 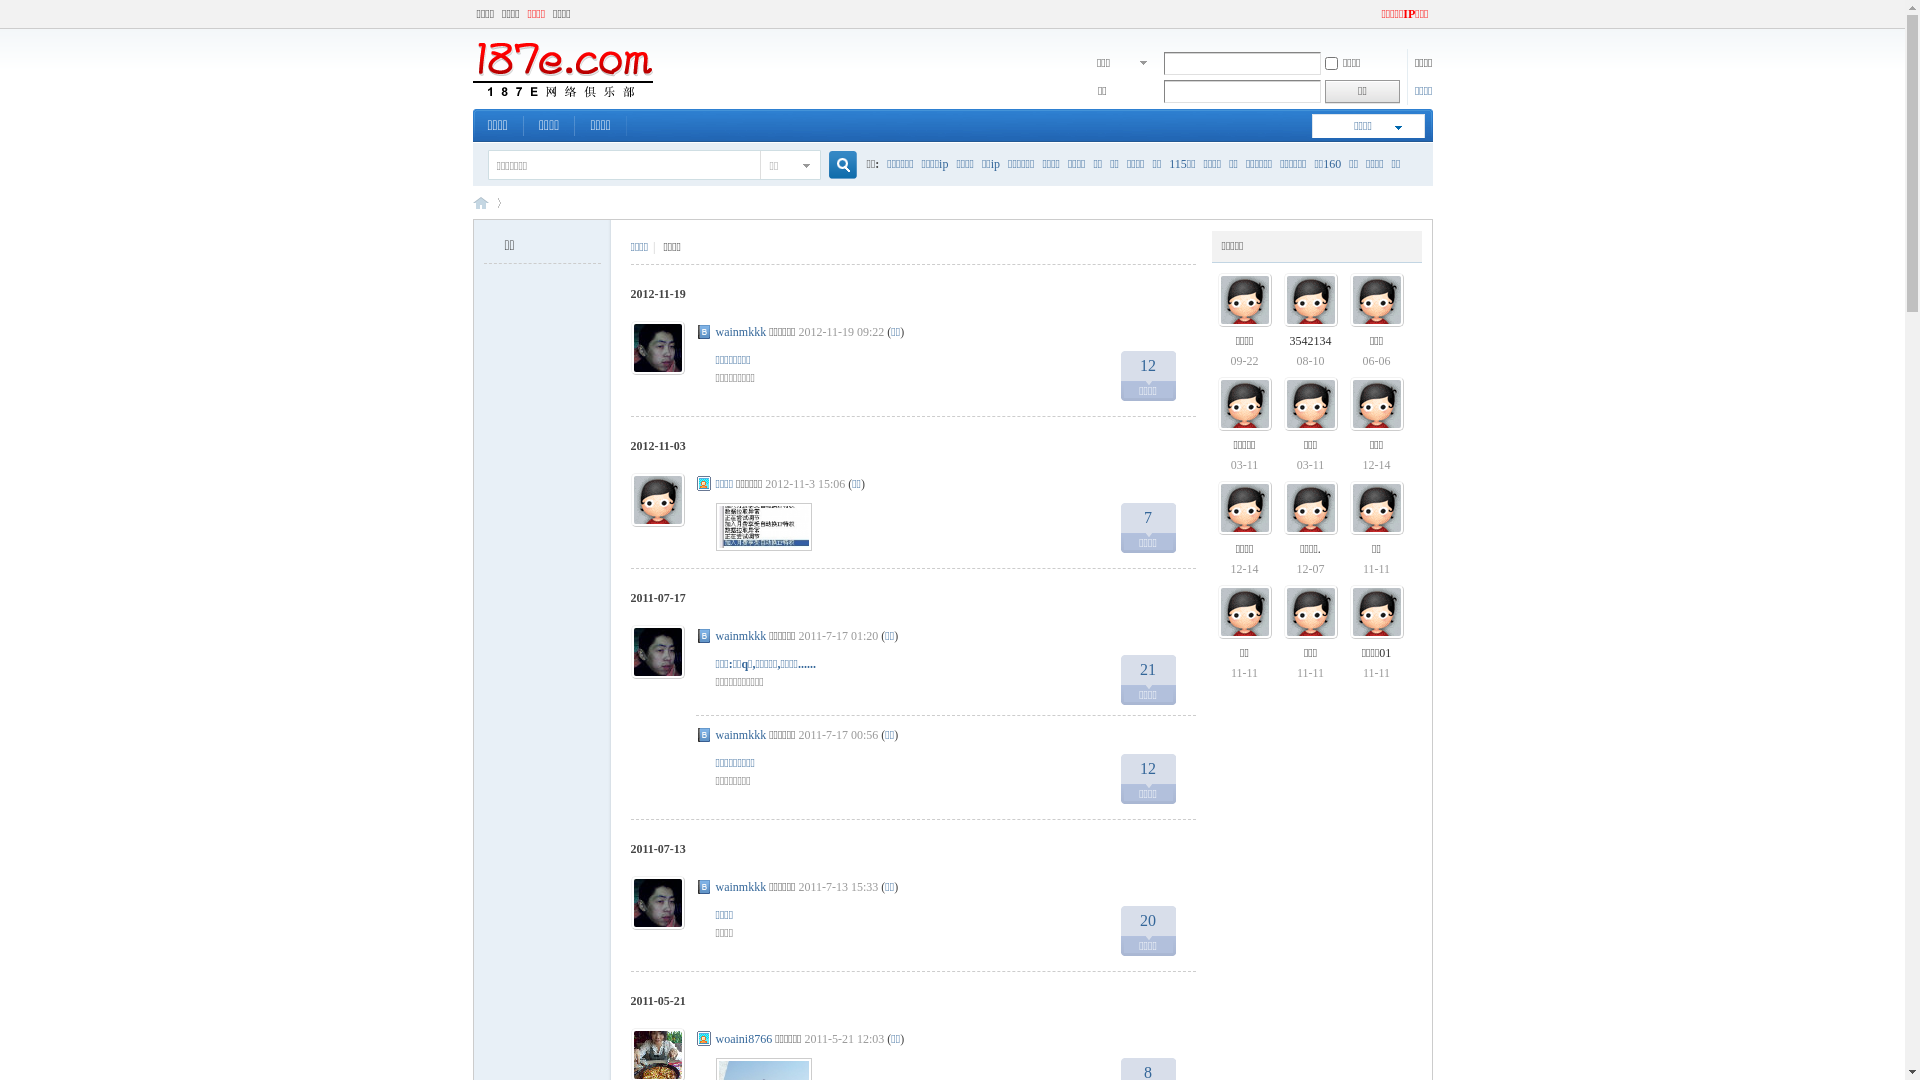 What do you see at coordinates (740, 330) in the screenshot?
I see `'wainmkkk'` at bounding box center [740, 330].